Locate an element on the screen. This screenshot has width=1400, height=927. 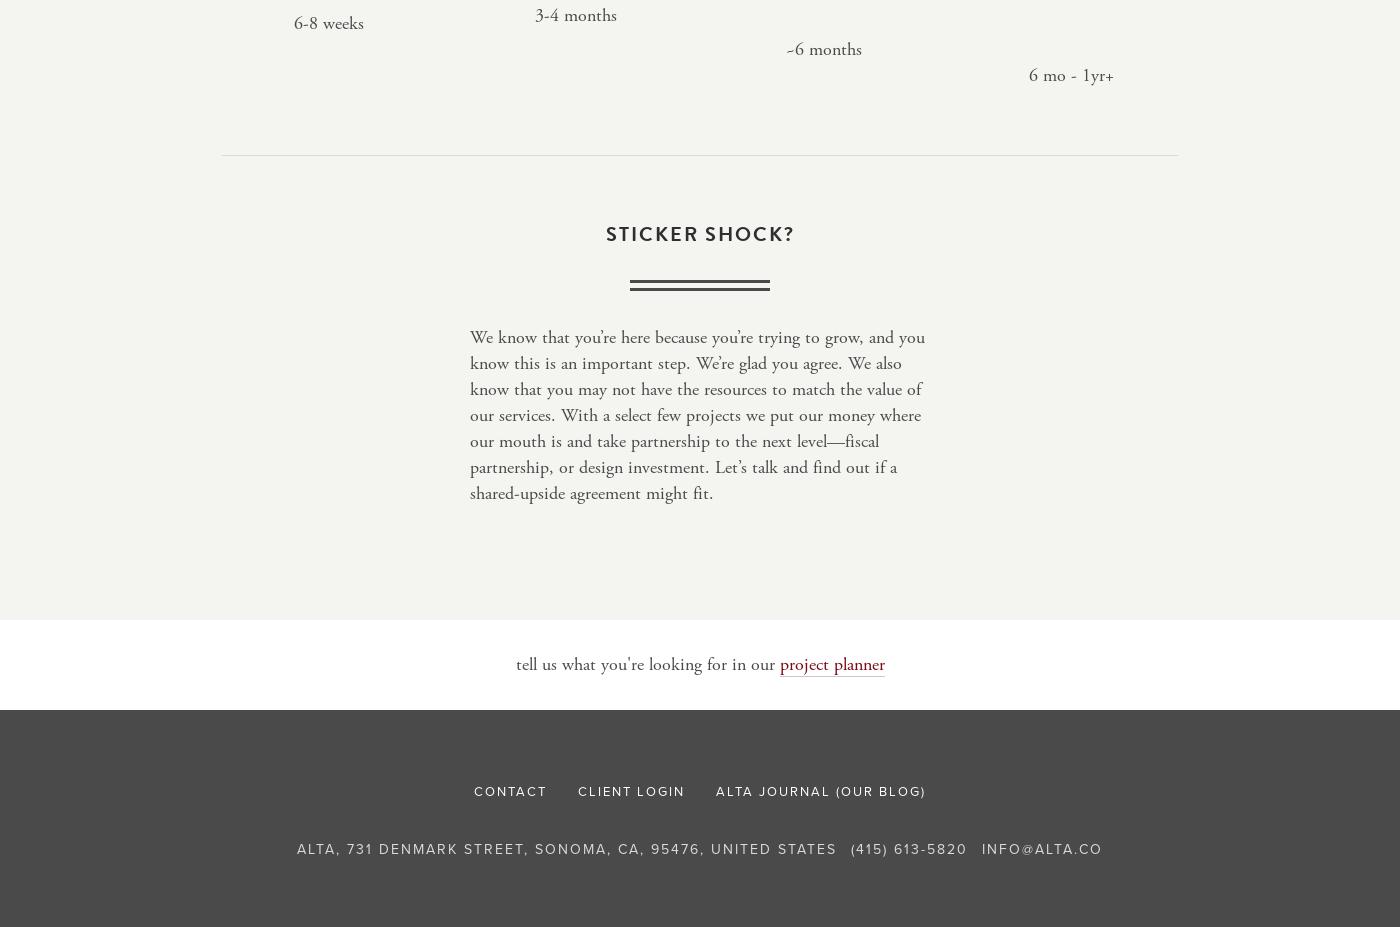
'3-4 months' is located at coordinates (575, 14).